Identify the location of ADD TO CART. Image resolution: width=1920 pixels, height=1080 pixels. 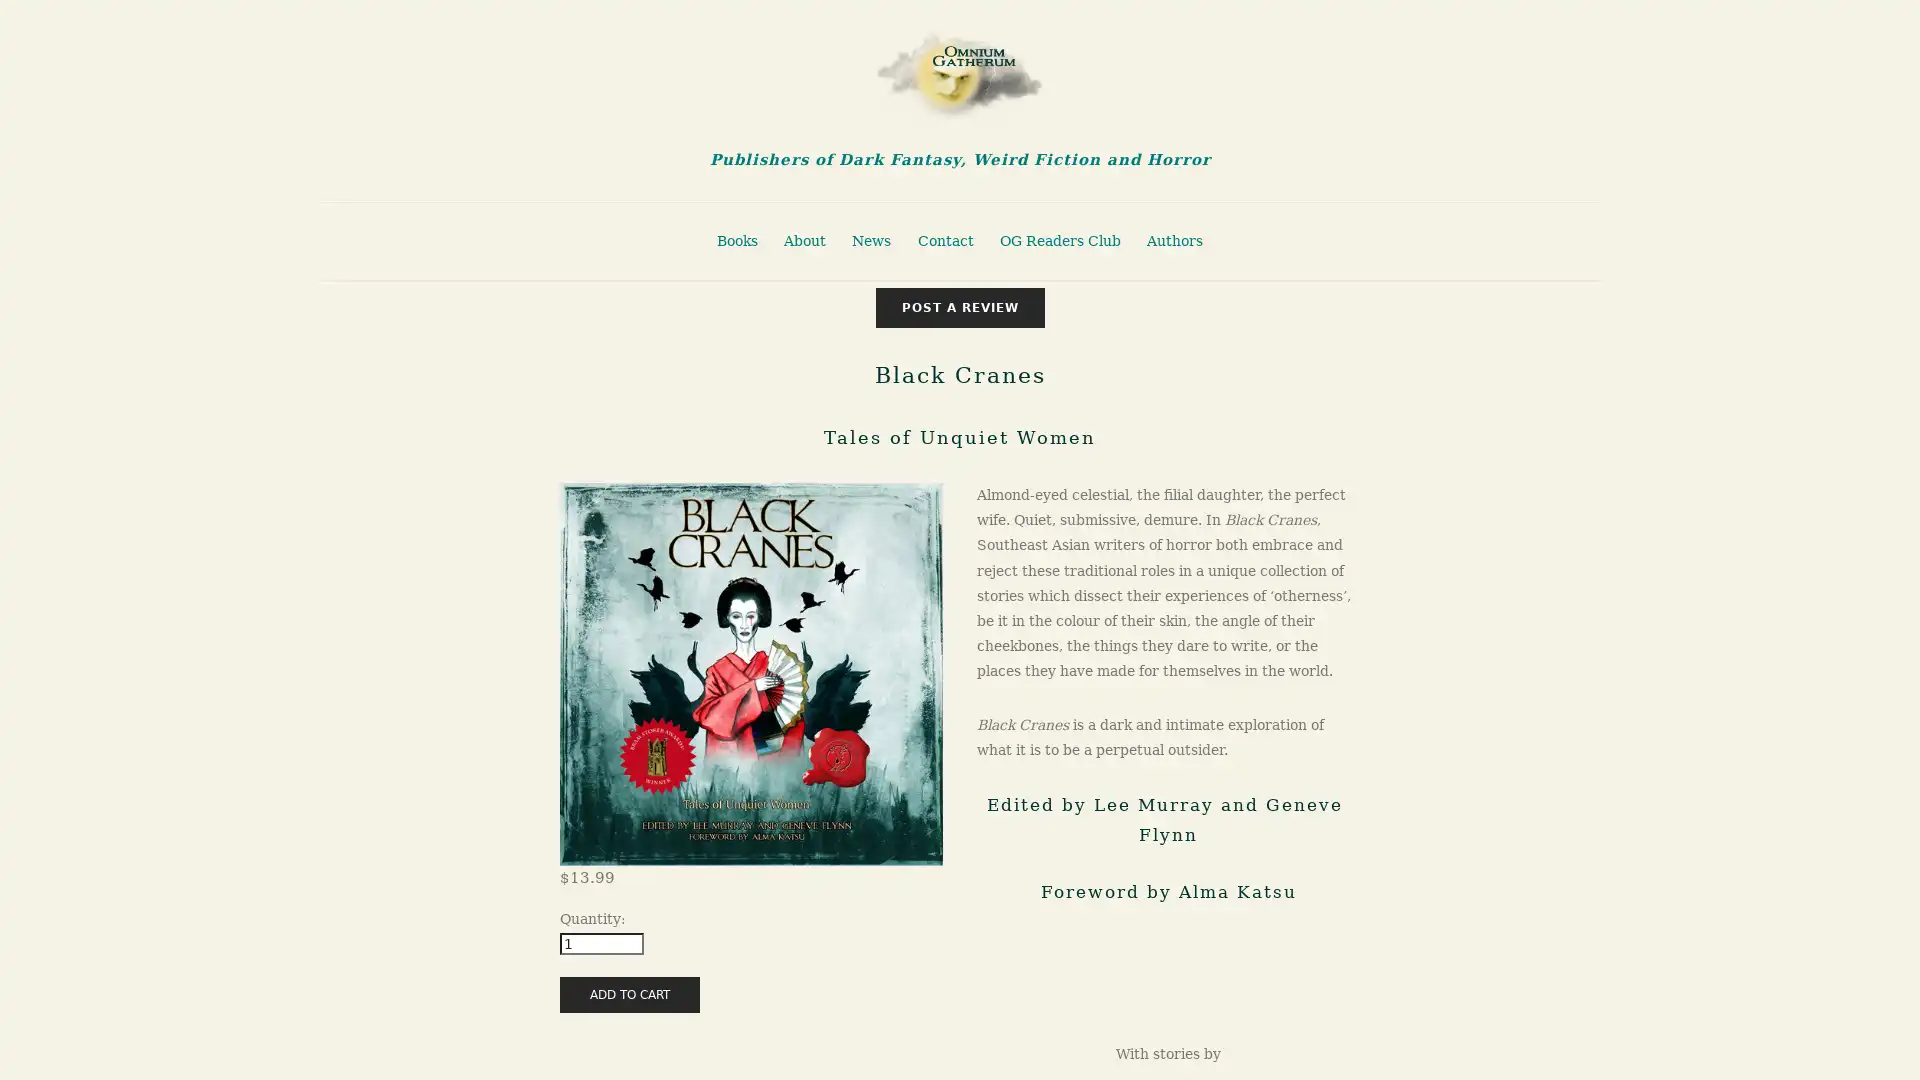
(628, 994).